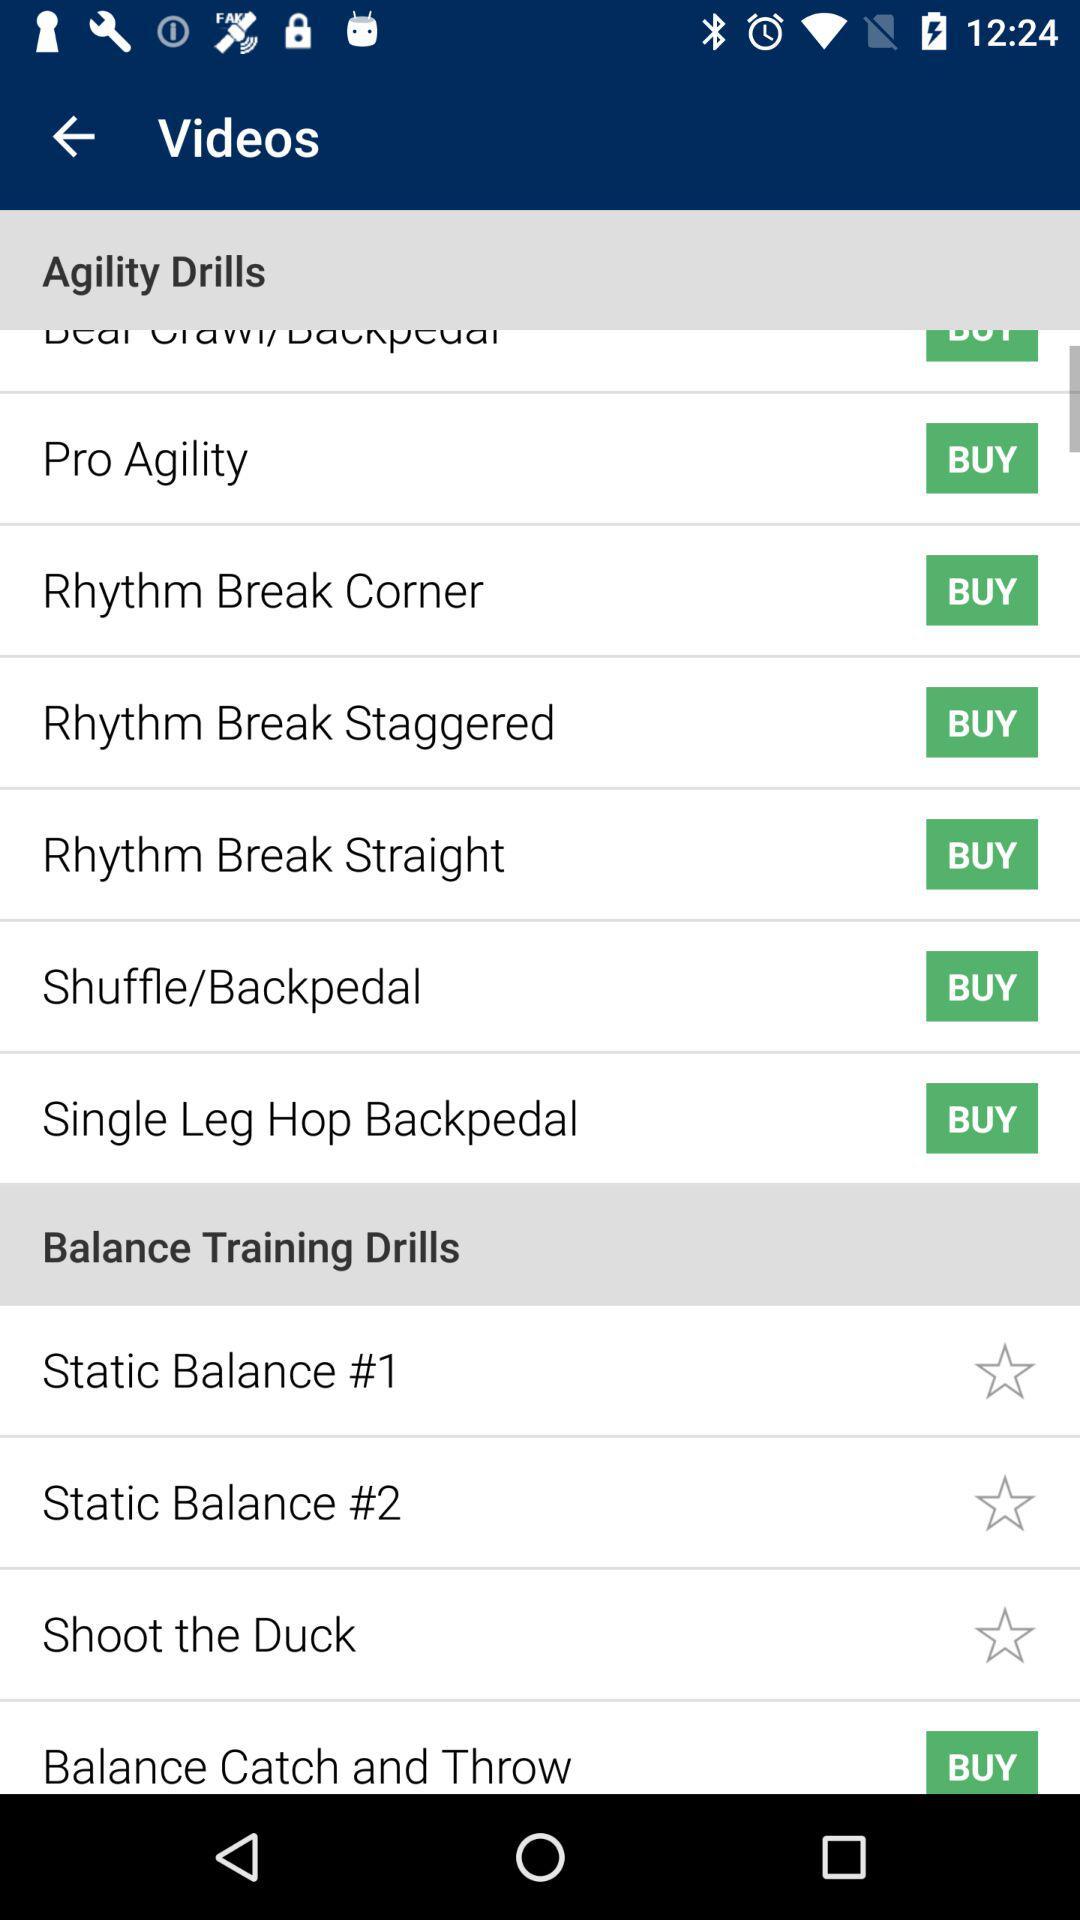  What do you see at coordinates (452, 1101) in the screenshot?
I see `the single leg hop item` at bounding box center [452, 1101].